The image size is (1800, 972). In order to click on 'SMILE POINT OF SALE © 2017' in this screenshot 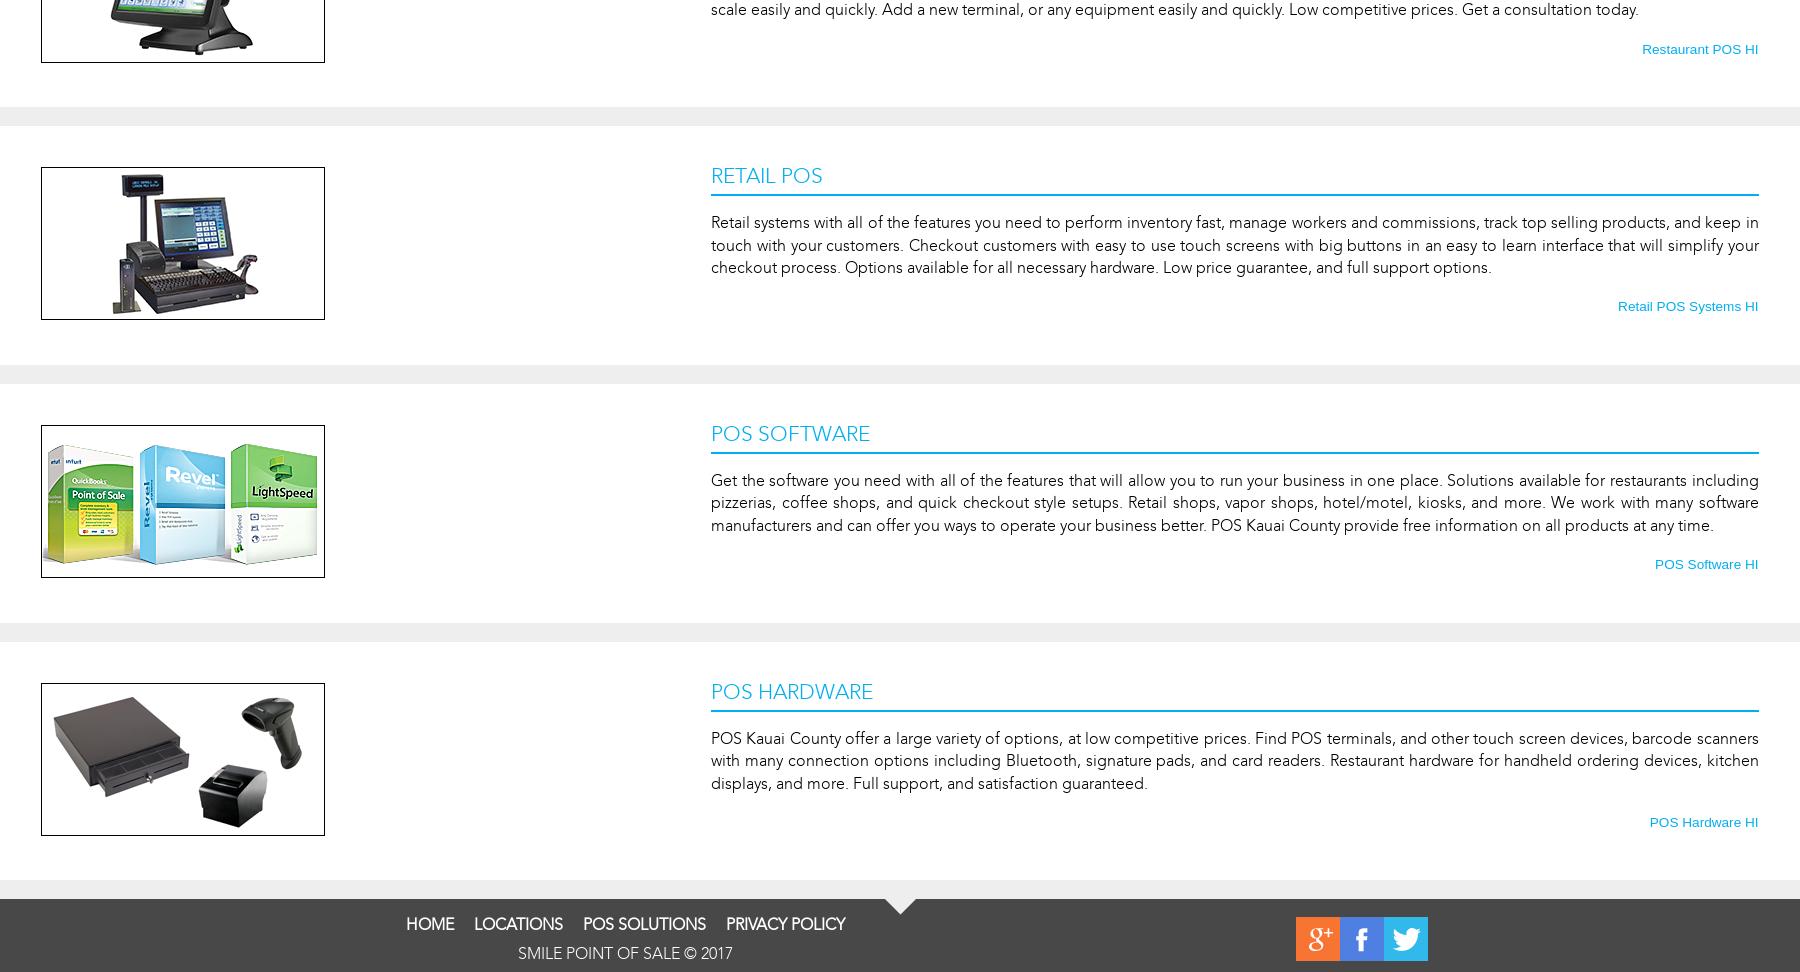, I will do `click(624, 952)`.